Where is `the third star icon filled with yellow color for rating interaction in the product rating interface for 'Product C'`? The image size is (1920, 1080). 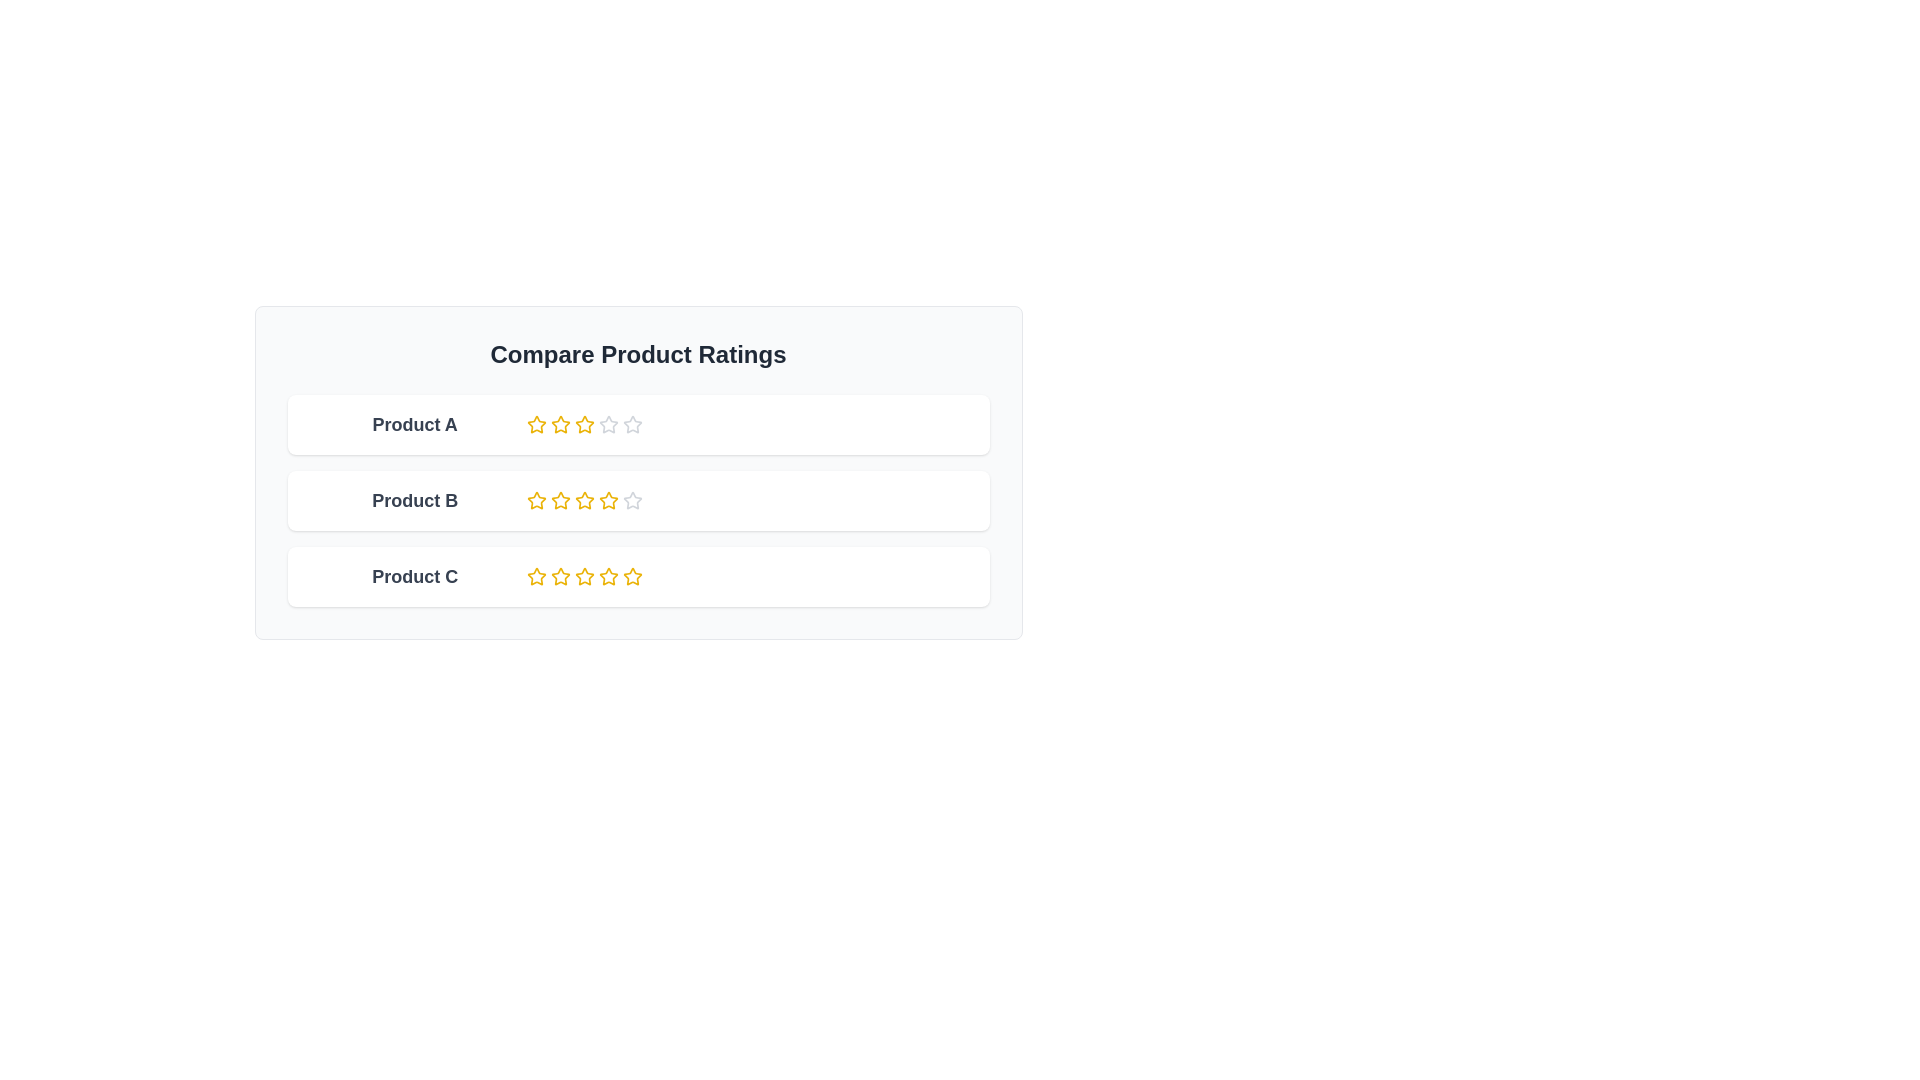
the third star icon filled with yellow color for rating interaction in the product rating interface for 'Product C' is located at coordinates (583, 576).